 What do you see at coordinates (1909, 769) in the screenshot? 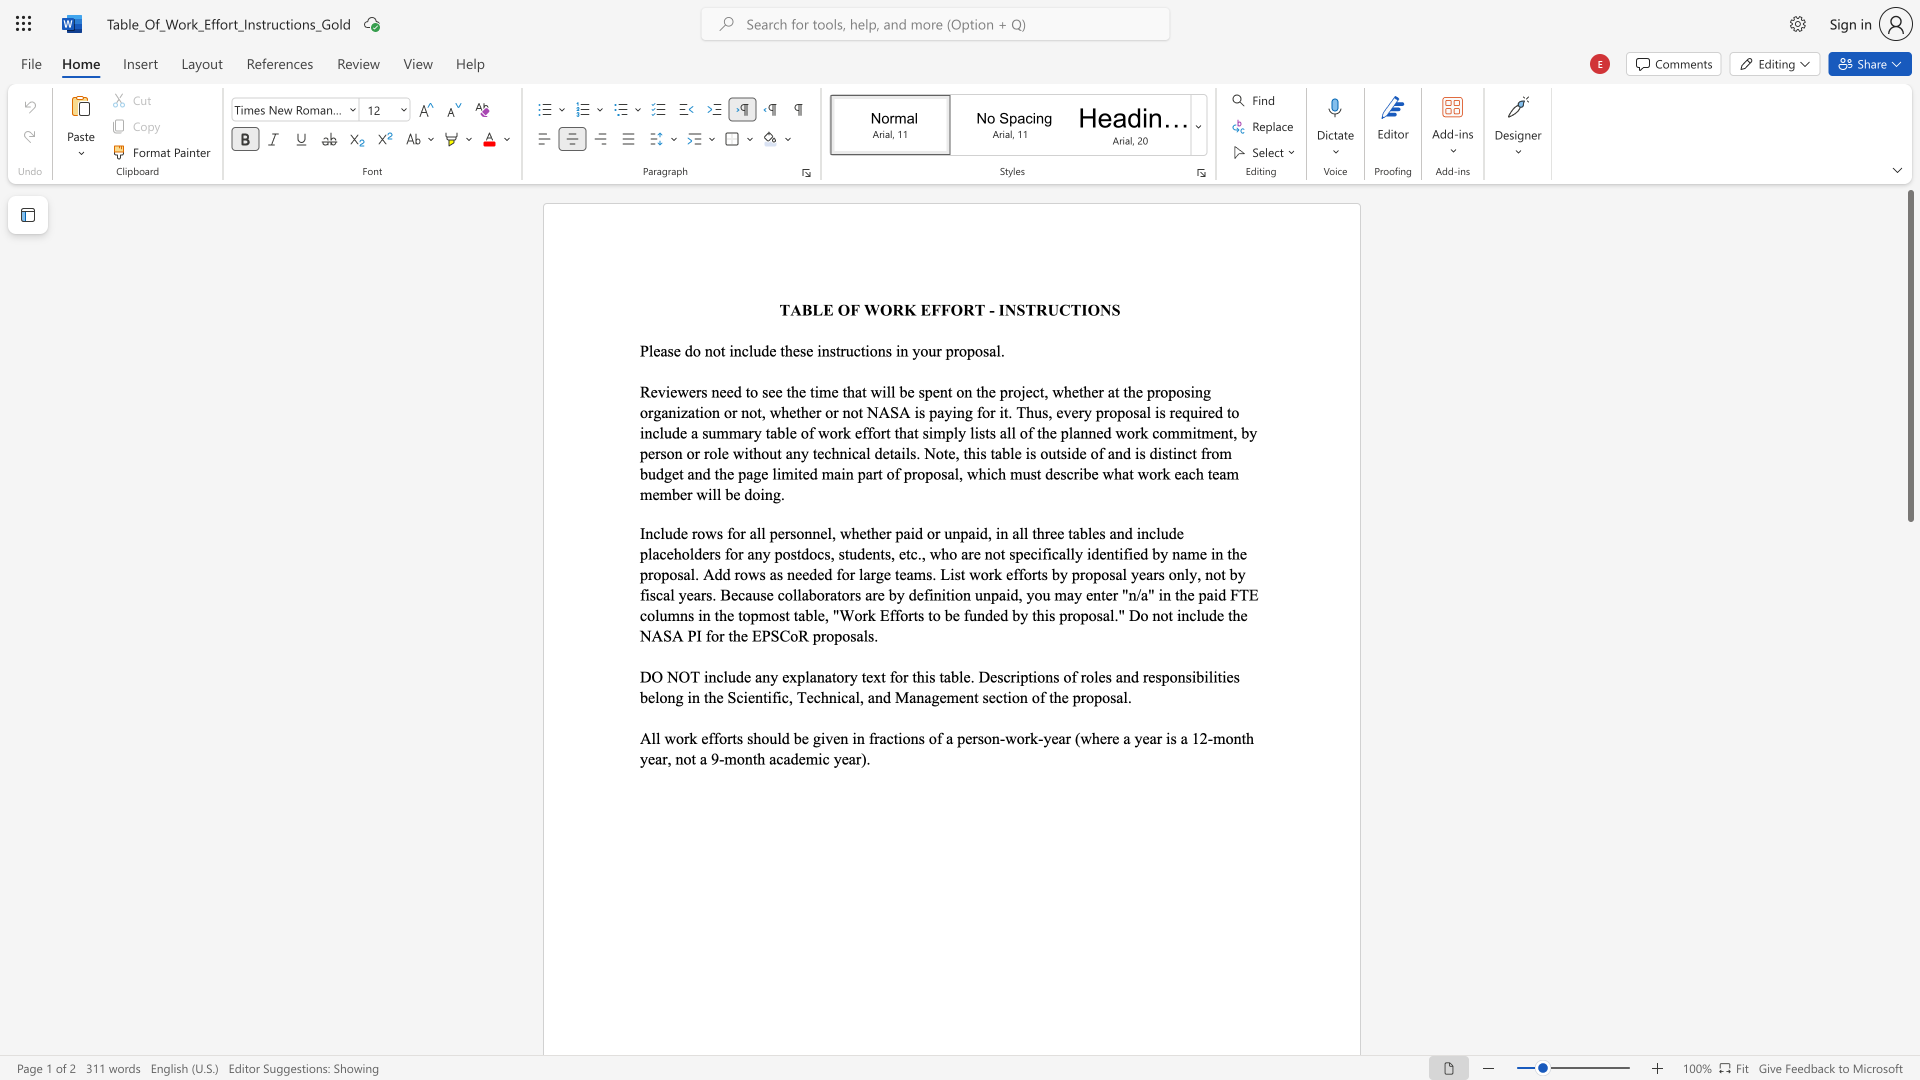
I see `the scrollbar to adjust the page downward` at bounding box center [1909, 769].